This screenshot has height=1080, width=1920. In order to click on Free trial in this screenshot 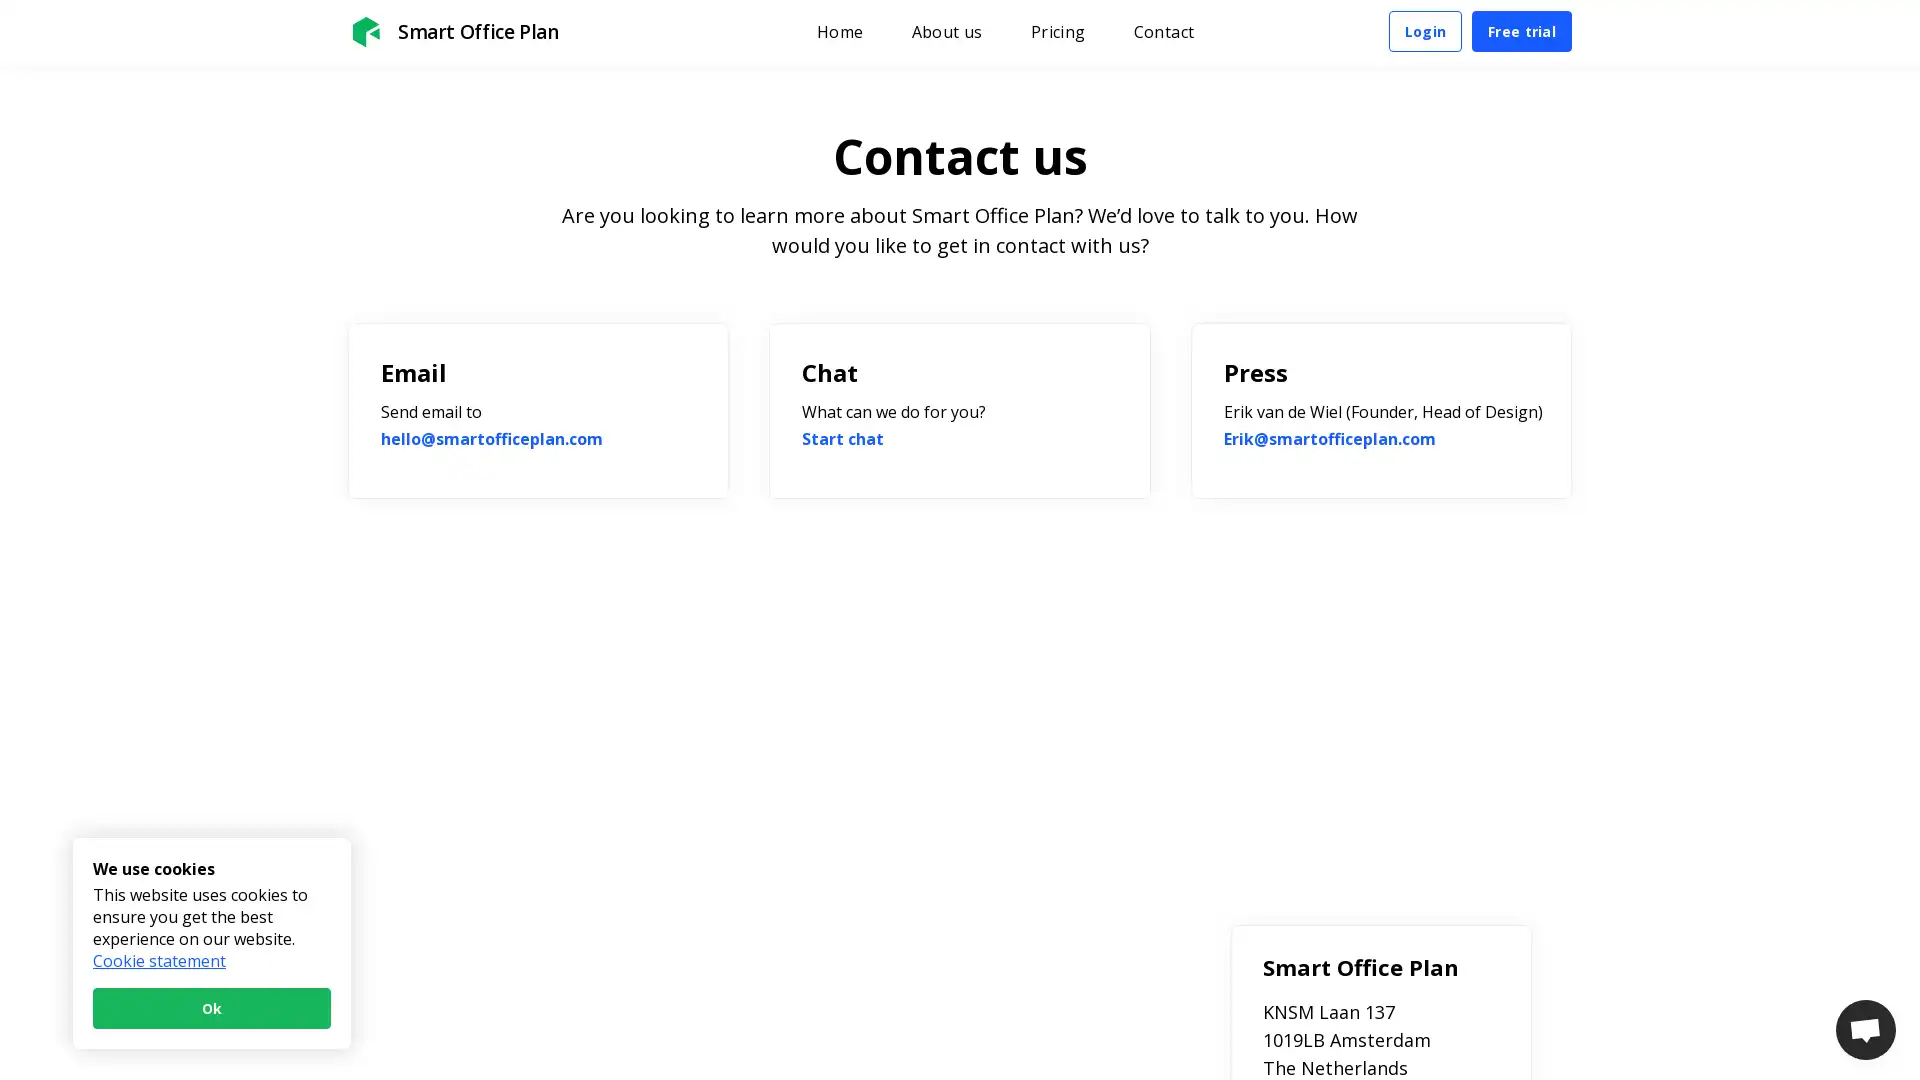, I will do `click(1520, 31)`.